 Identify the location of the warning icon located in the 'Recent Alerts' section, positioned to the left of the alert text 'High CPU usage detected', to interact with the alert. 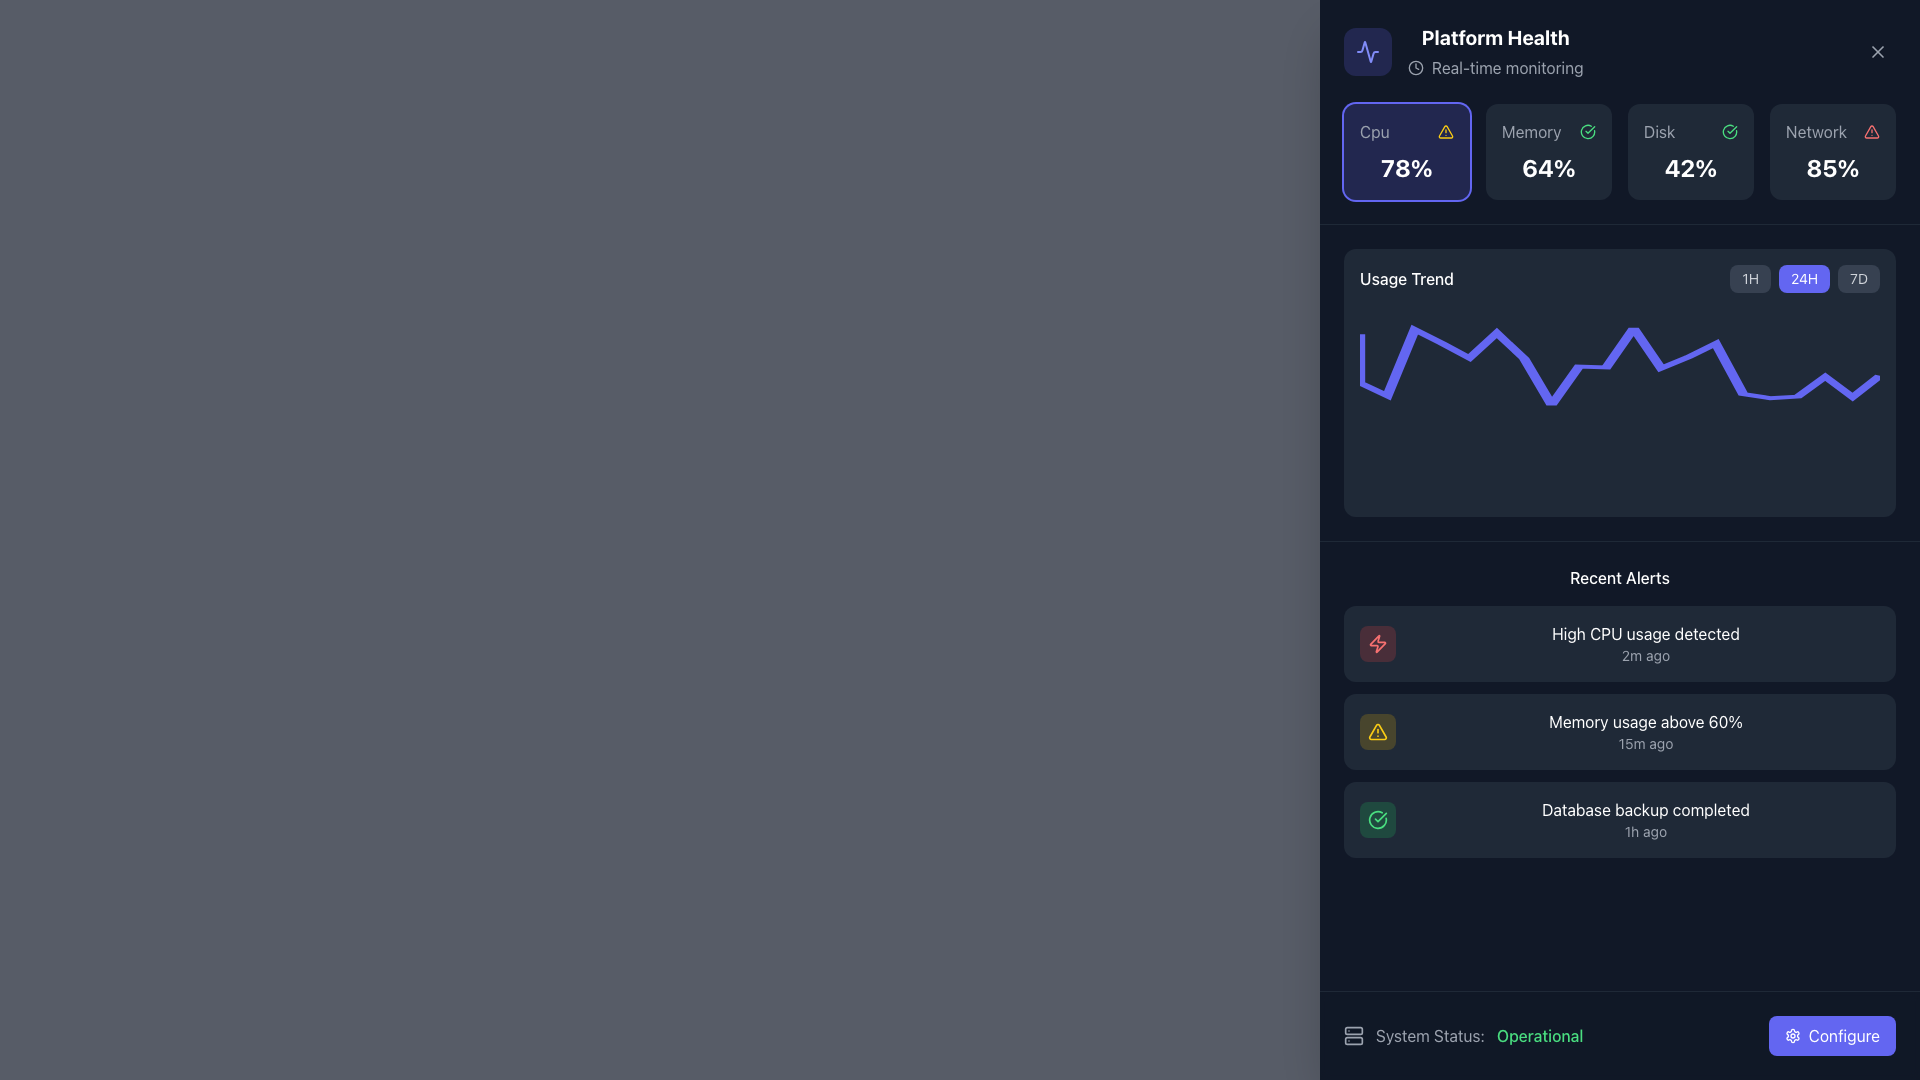
(1376, 644).